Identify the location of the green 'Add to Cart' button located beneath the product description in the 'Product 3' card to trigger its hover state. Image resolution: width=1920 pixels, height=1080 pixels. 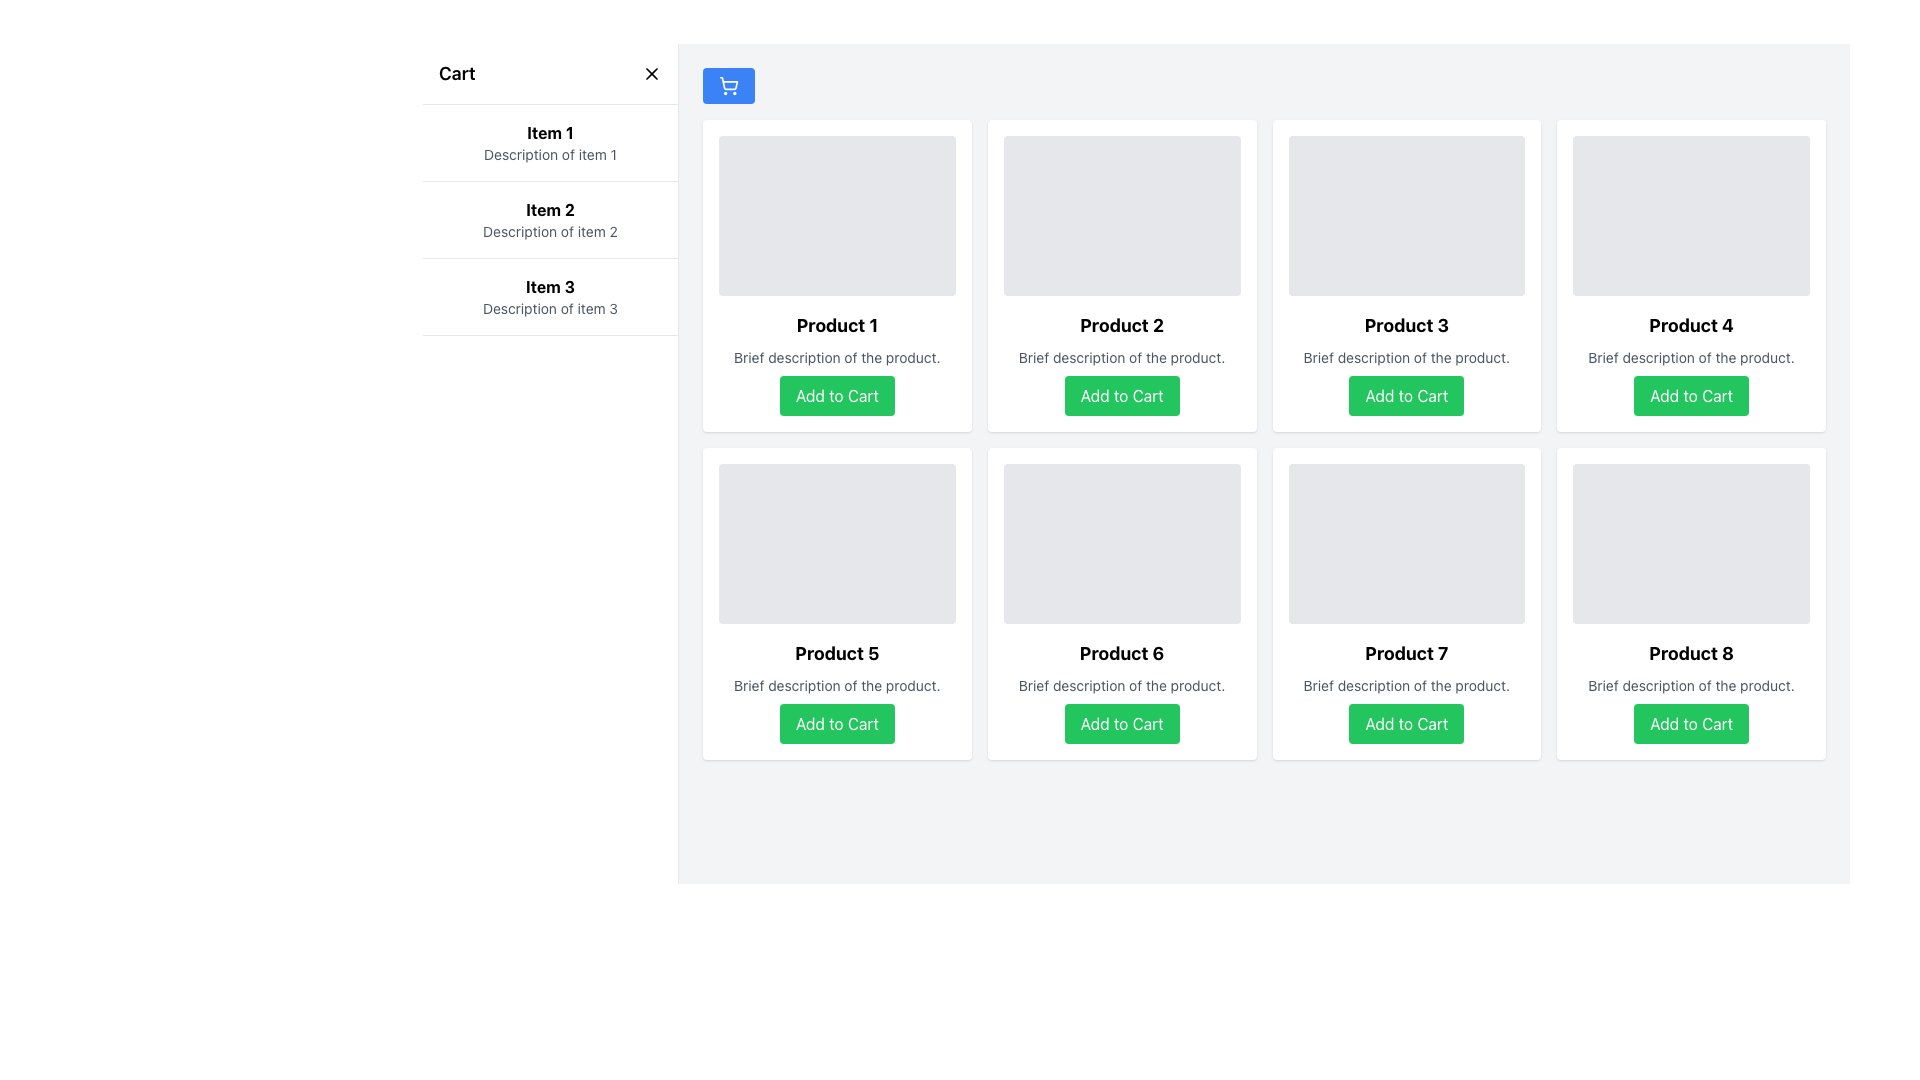
(1405, 396).